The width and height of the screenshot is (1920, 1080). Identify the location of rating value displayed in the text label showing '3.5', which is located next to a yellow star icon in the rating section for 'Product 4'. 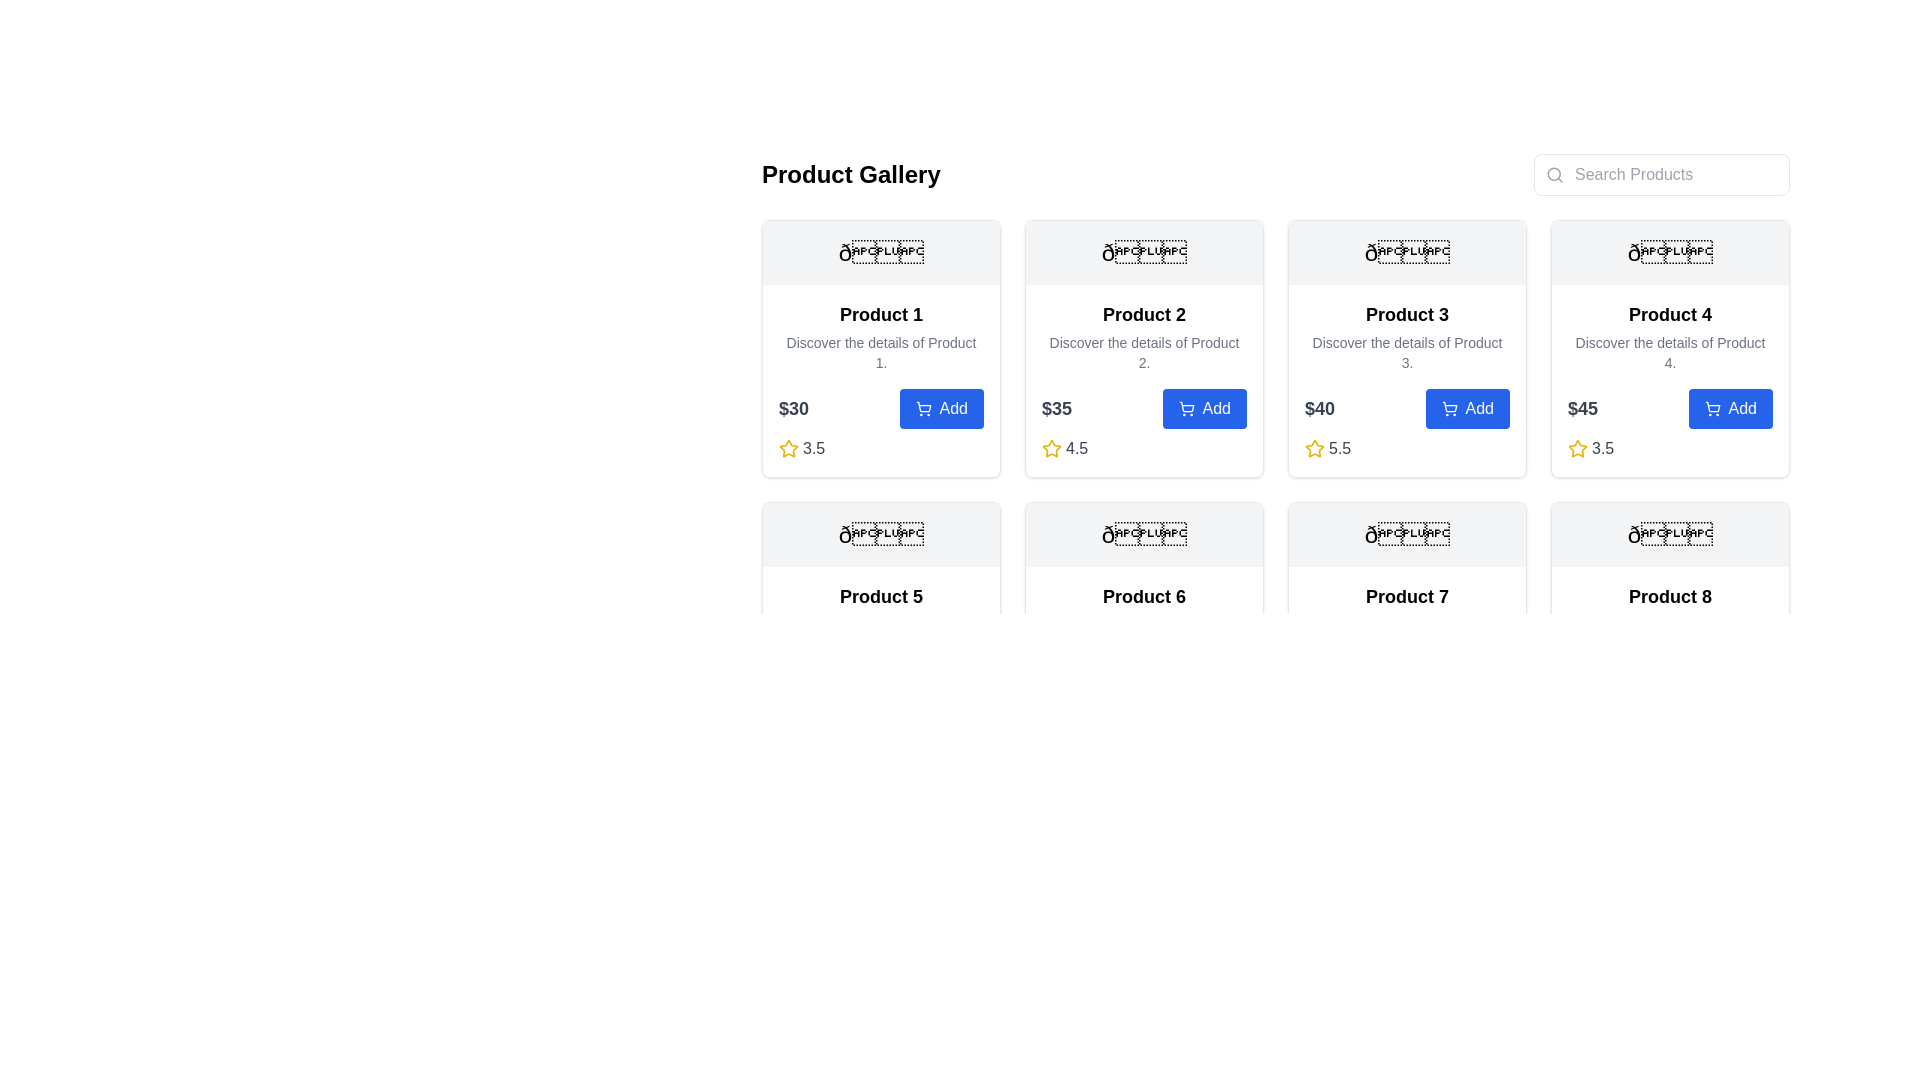
(814, 447).